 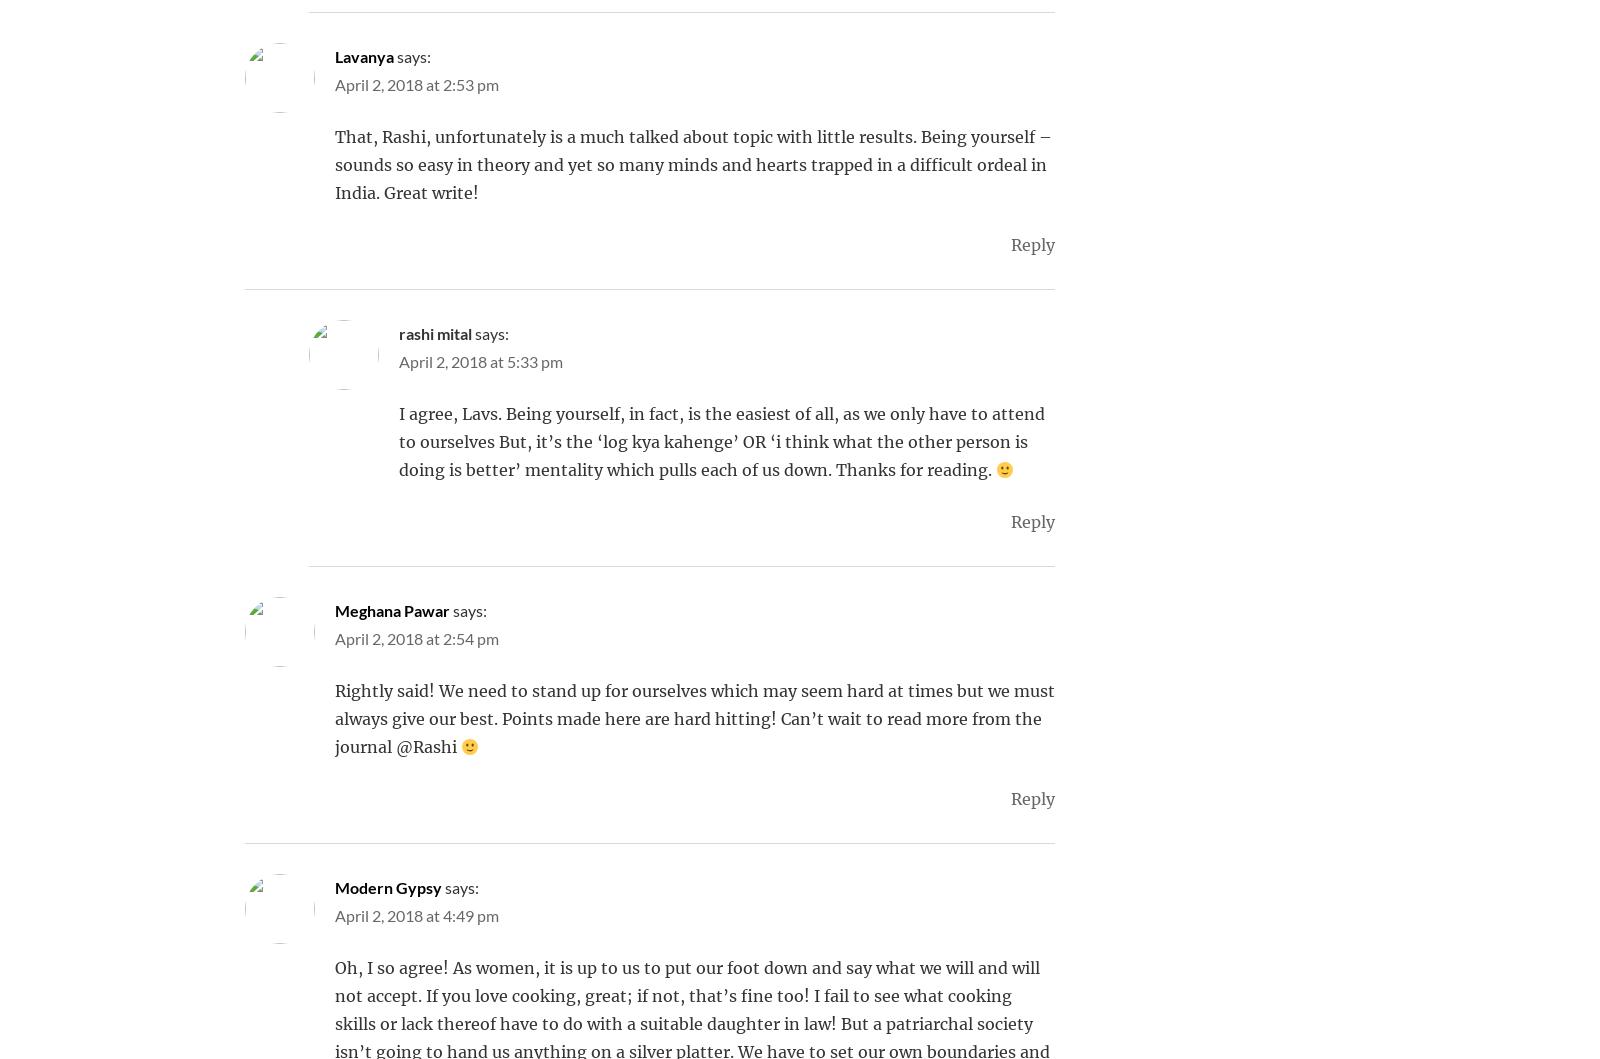 I want to click on 'rashi mital', so click(x=434, y=332).